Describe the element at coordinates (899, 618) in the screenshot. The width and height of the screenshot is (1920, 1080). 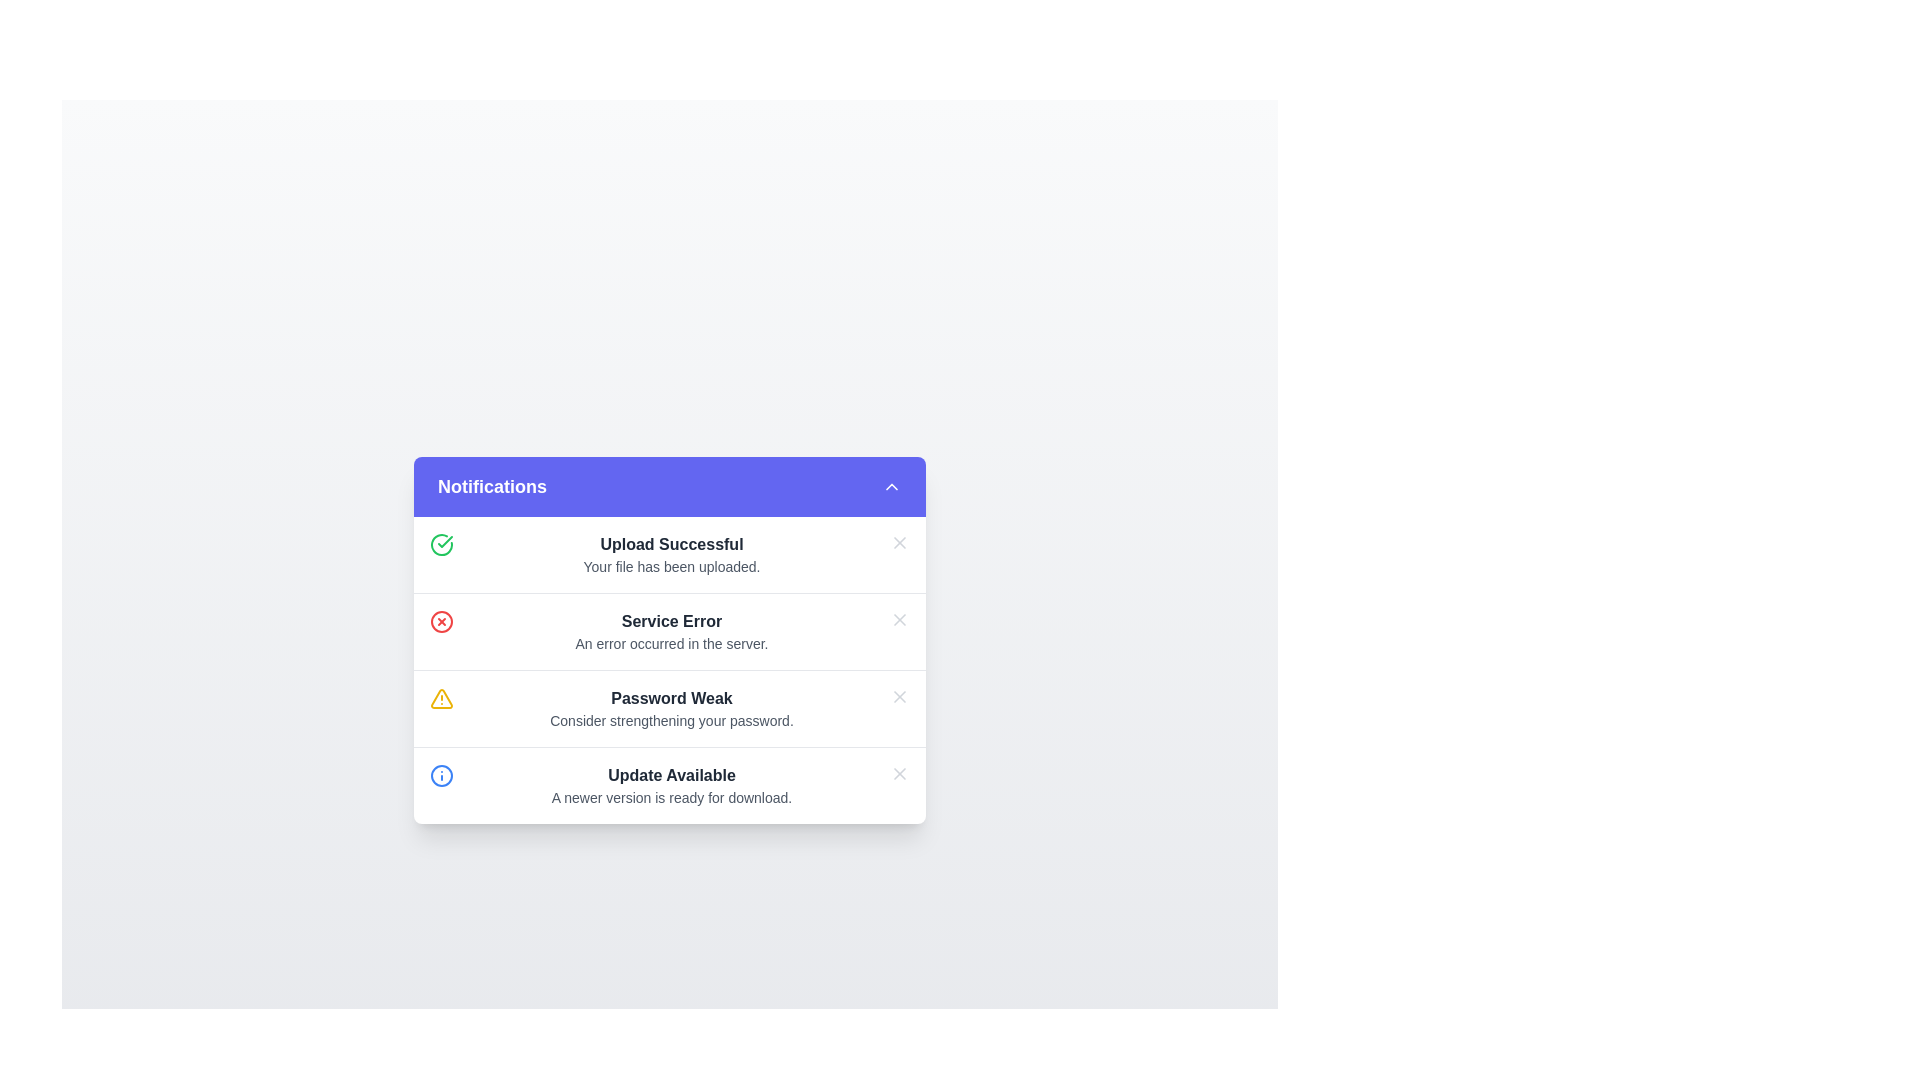
I see `the close button located within the 'Service Error' notification card to observe the hover effects` at that location.